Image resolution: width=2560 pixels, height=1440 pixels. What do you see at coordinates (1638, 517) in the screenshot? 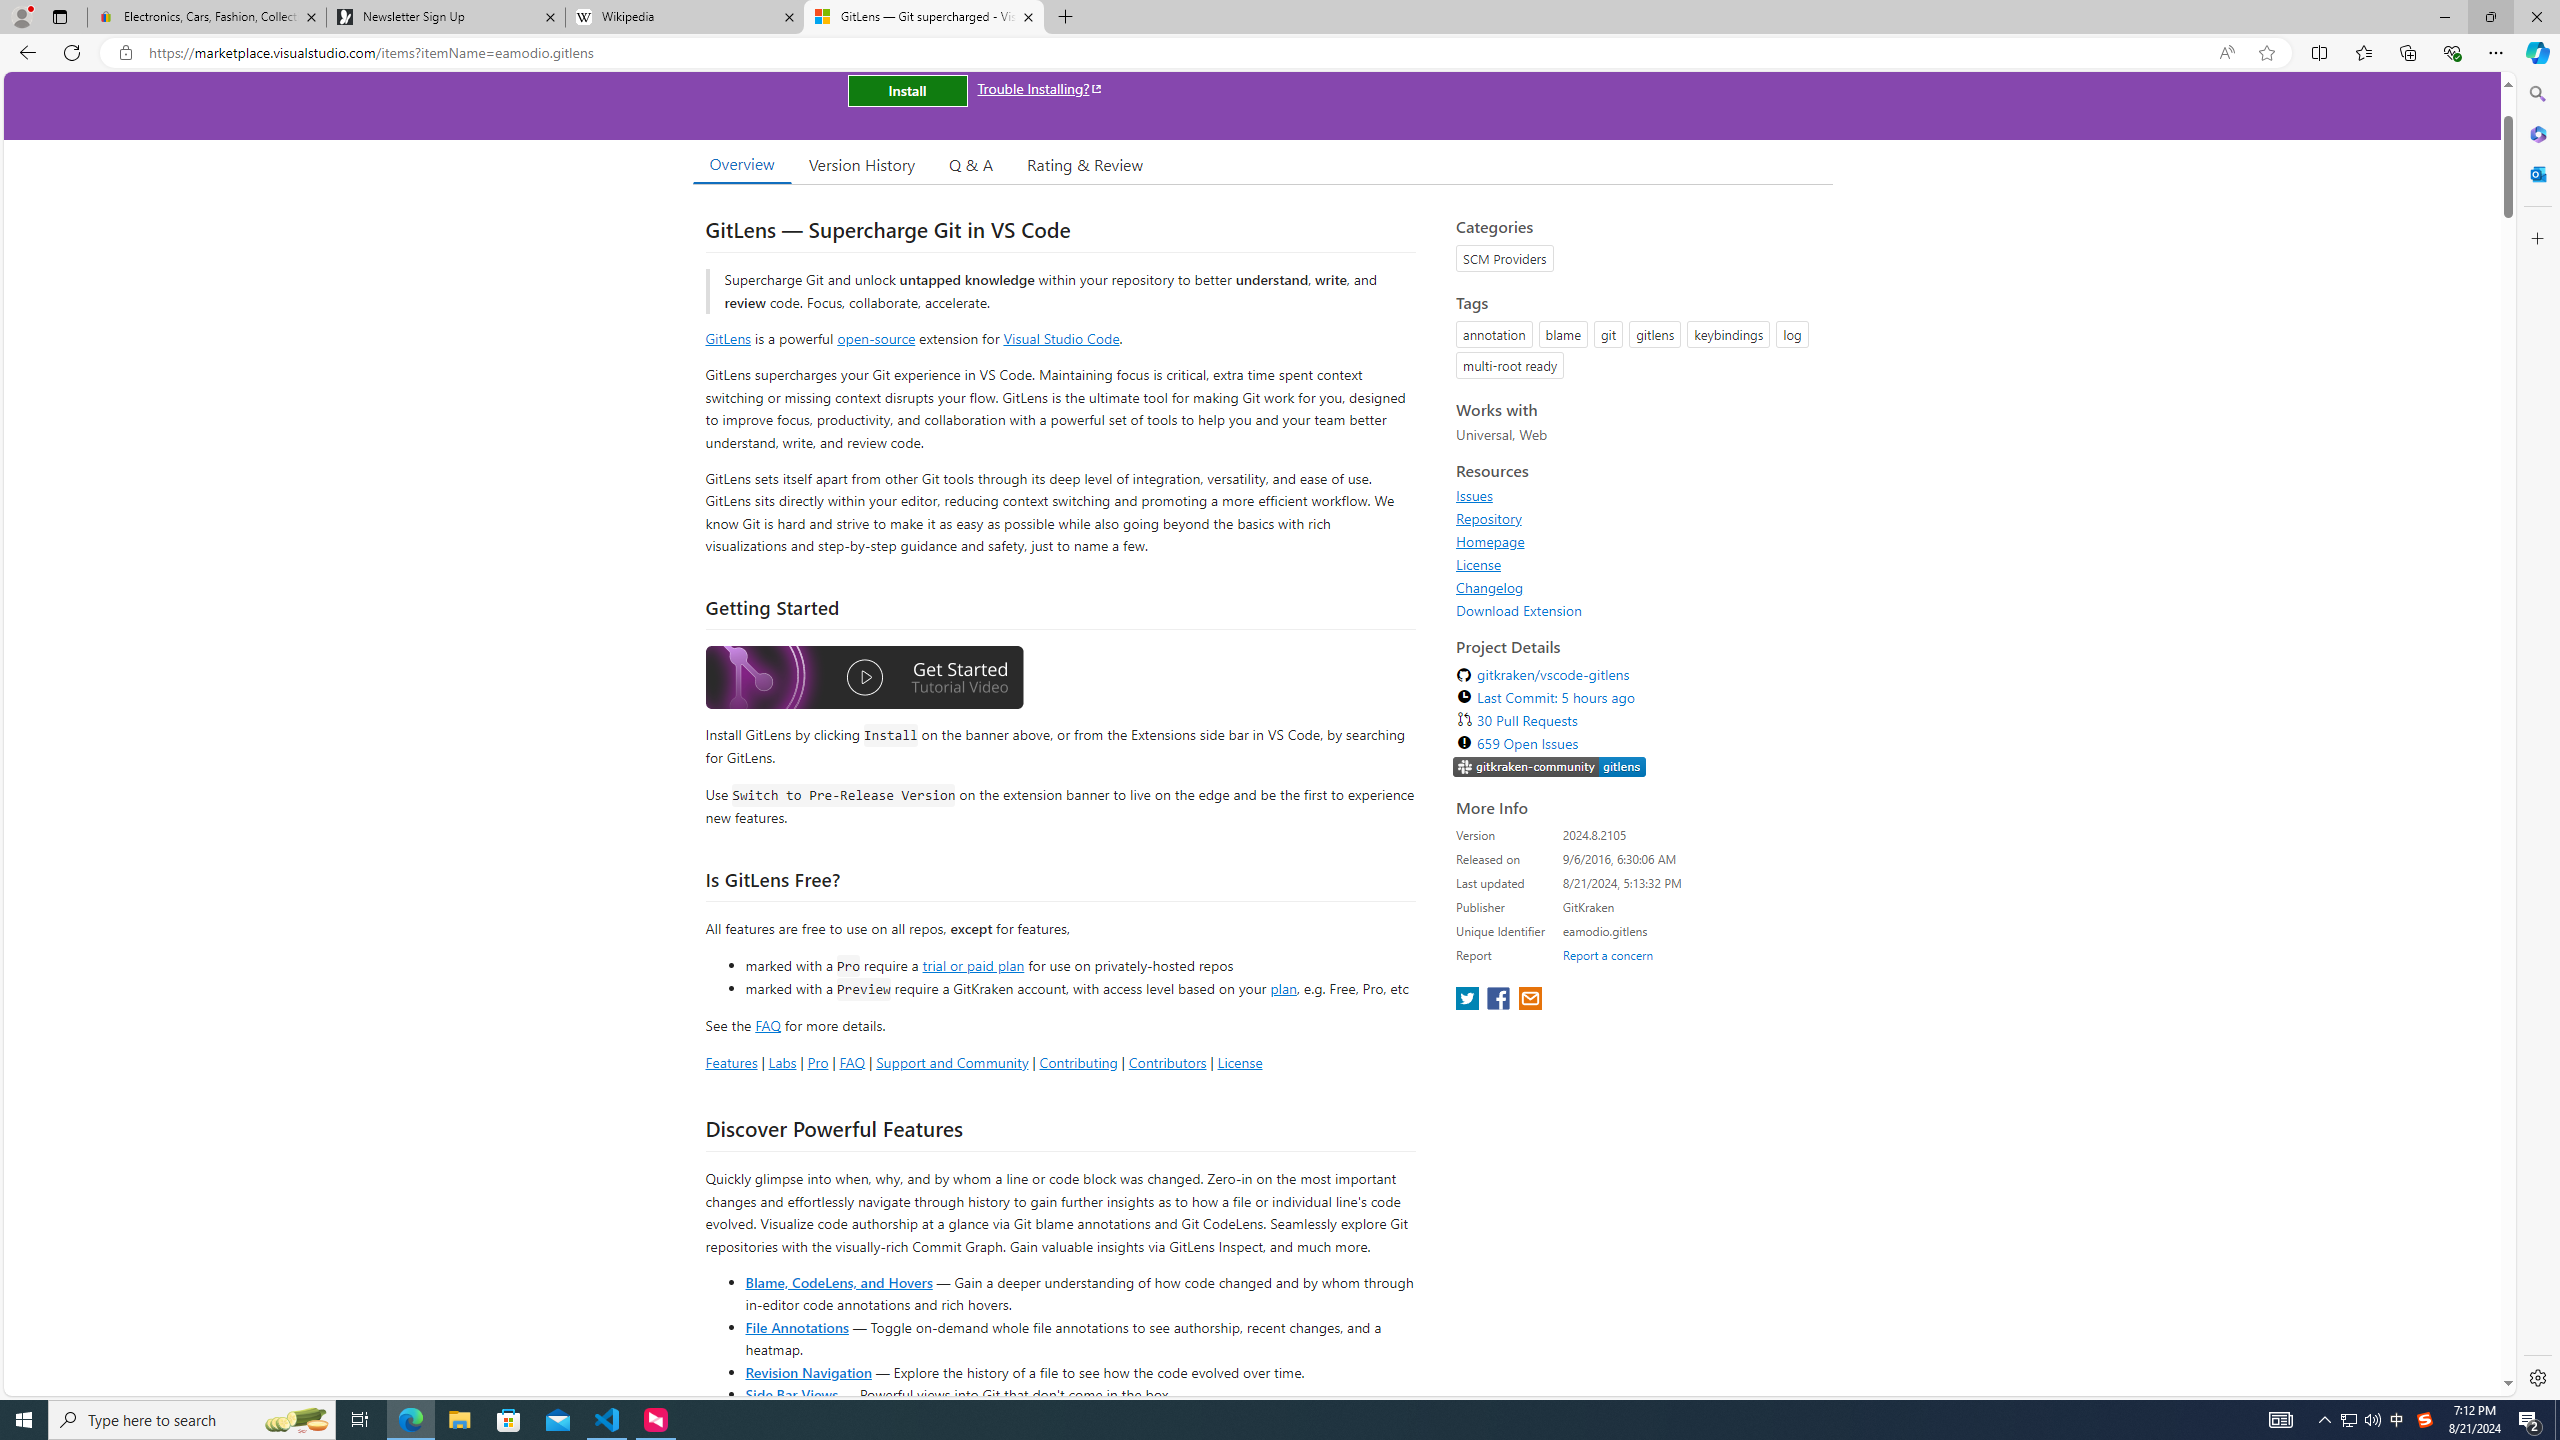
I see `'Repository'` at bounding box center [1638, 517].